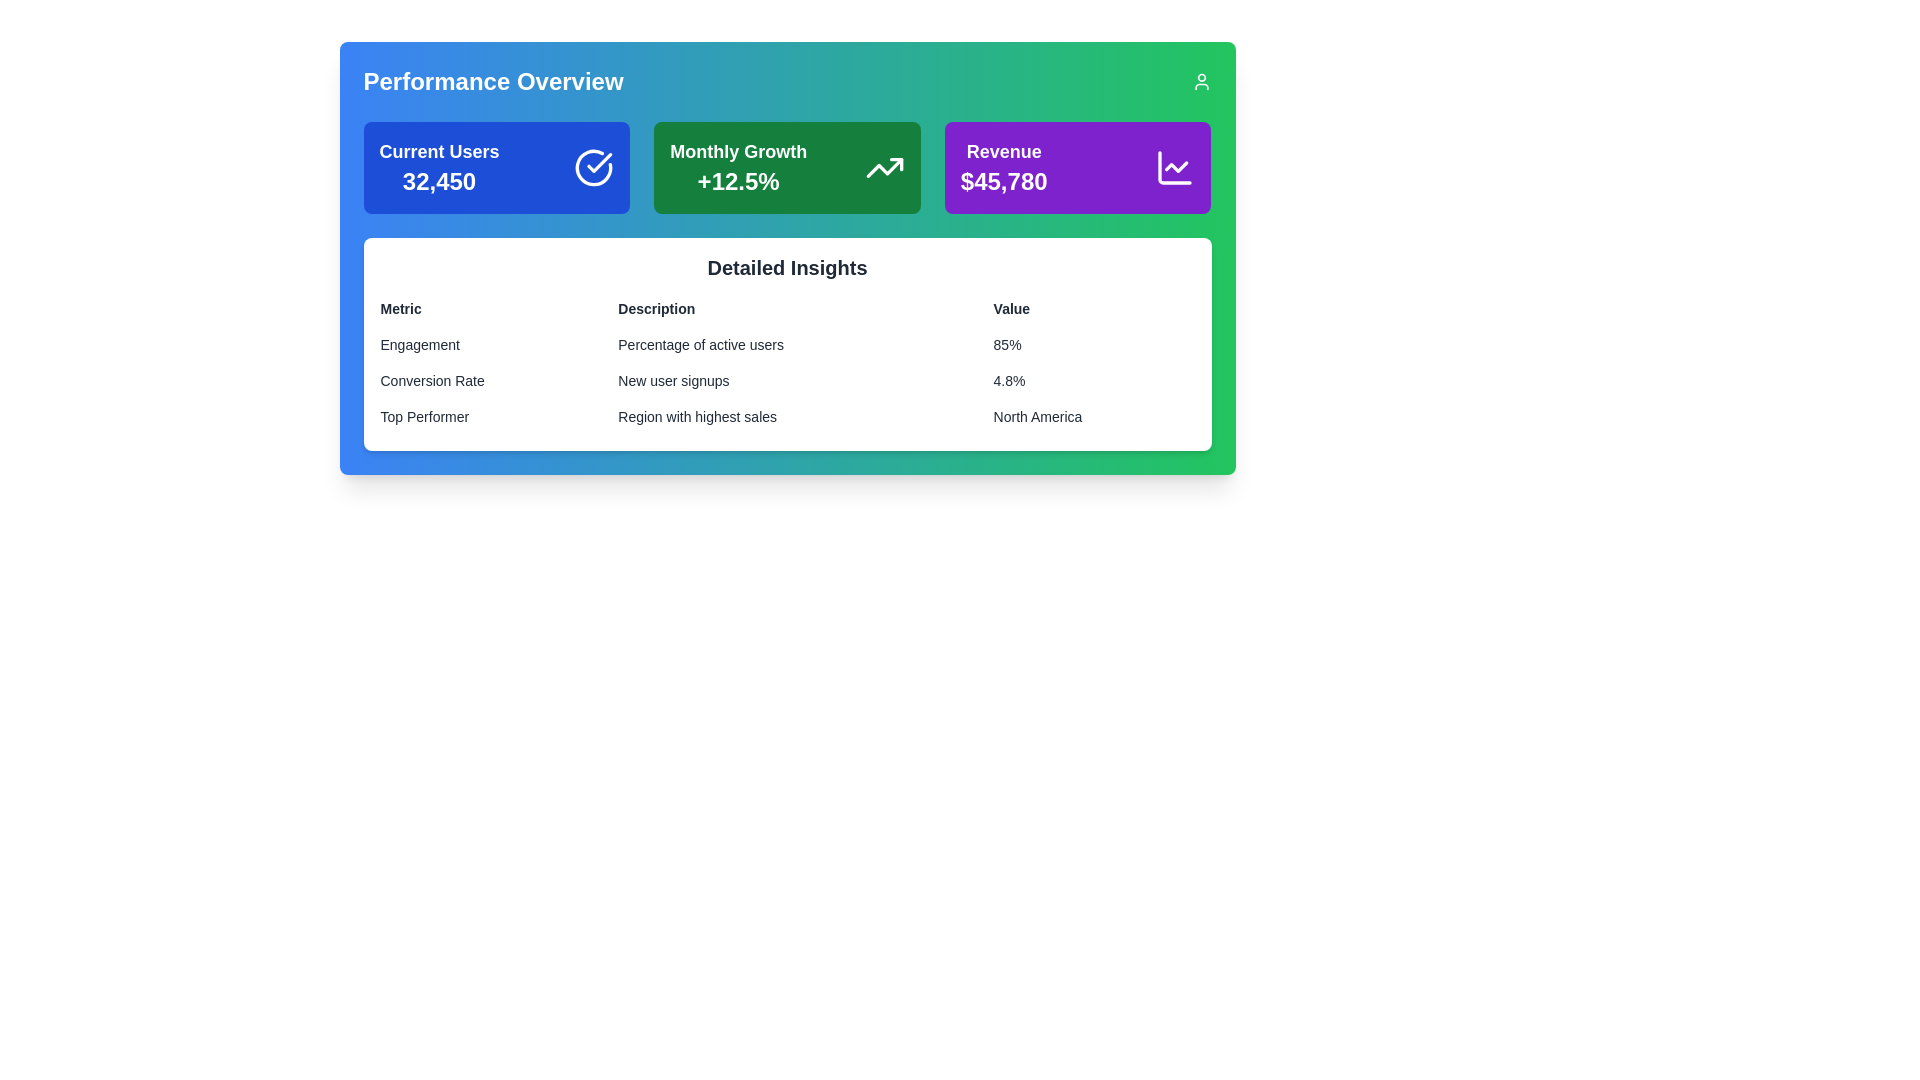  Describe the element at coordinates (786, 343) in the screenshot. I see `the first row in the detailed insights section under the 'Performance Overview' header, which presents the percentage of active users` at that location.